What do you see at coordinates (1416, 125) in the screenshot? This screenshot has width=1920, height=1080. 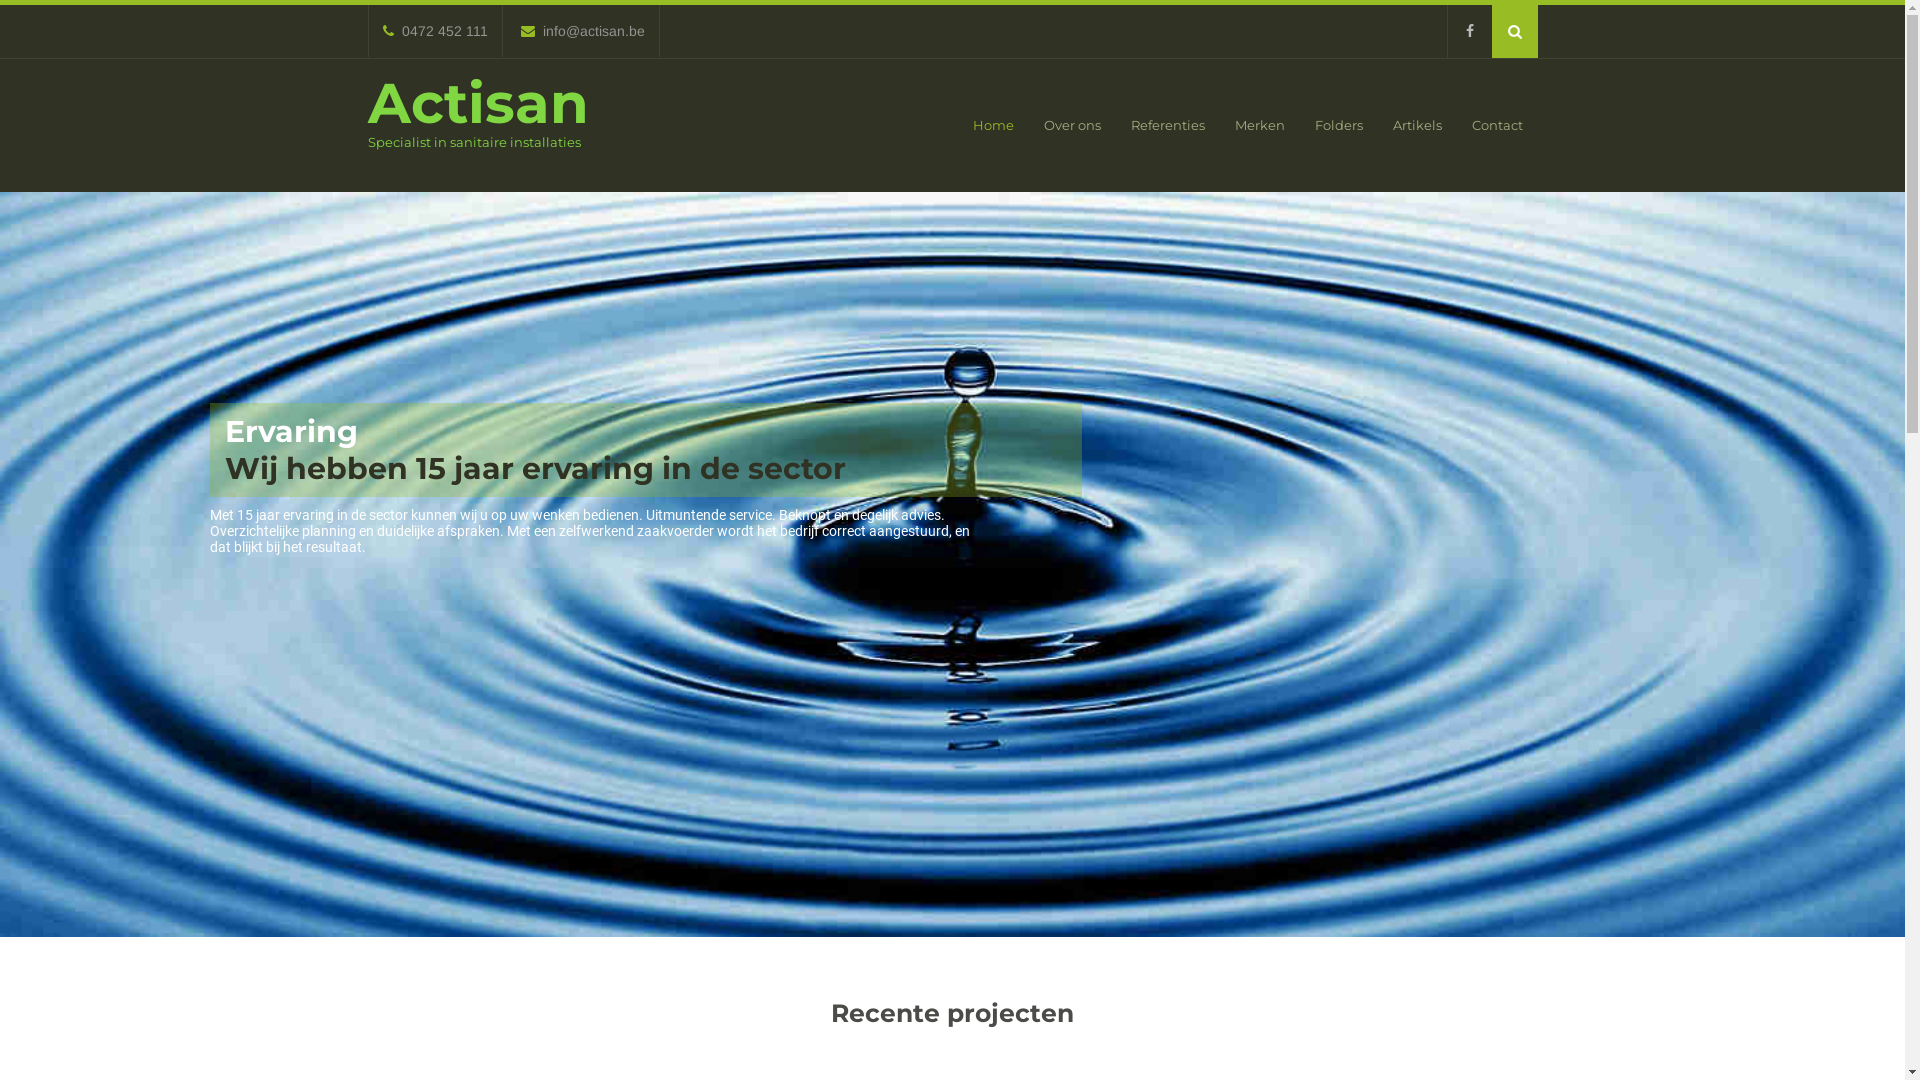 I see `'Artikels'` at bounding box center [1416, 125].